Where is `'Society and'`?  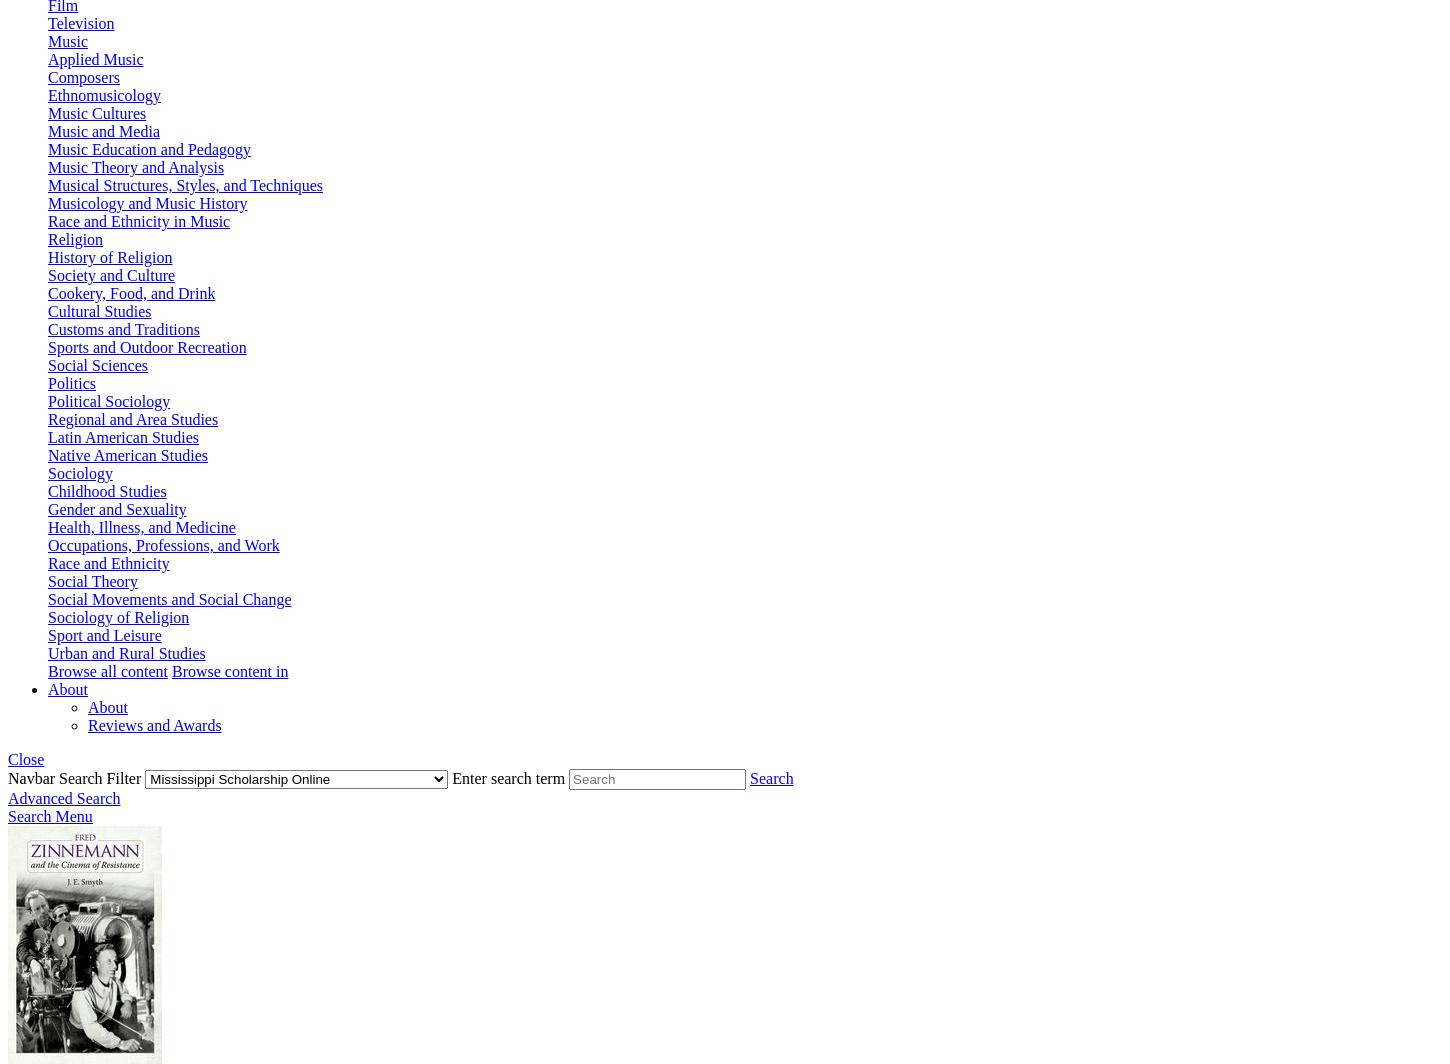 'Society and' is located at coordinates (47, 275).